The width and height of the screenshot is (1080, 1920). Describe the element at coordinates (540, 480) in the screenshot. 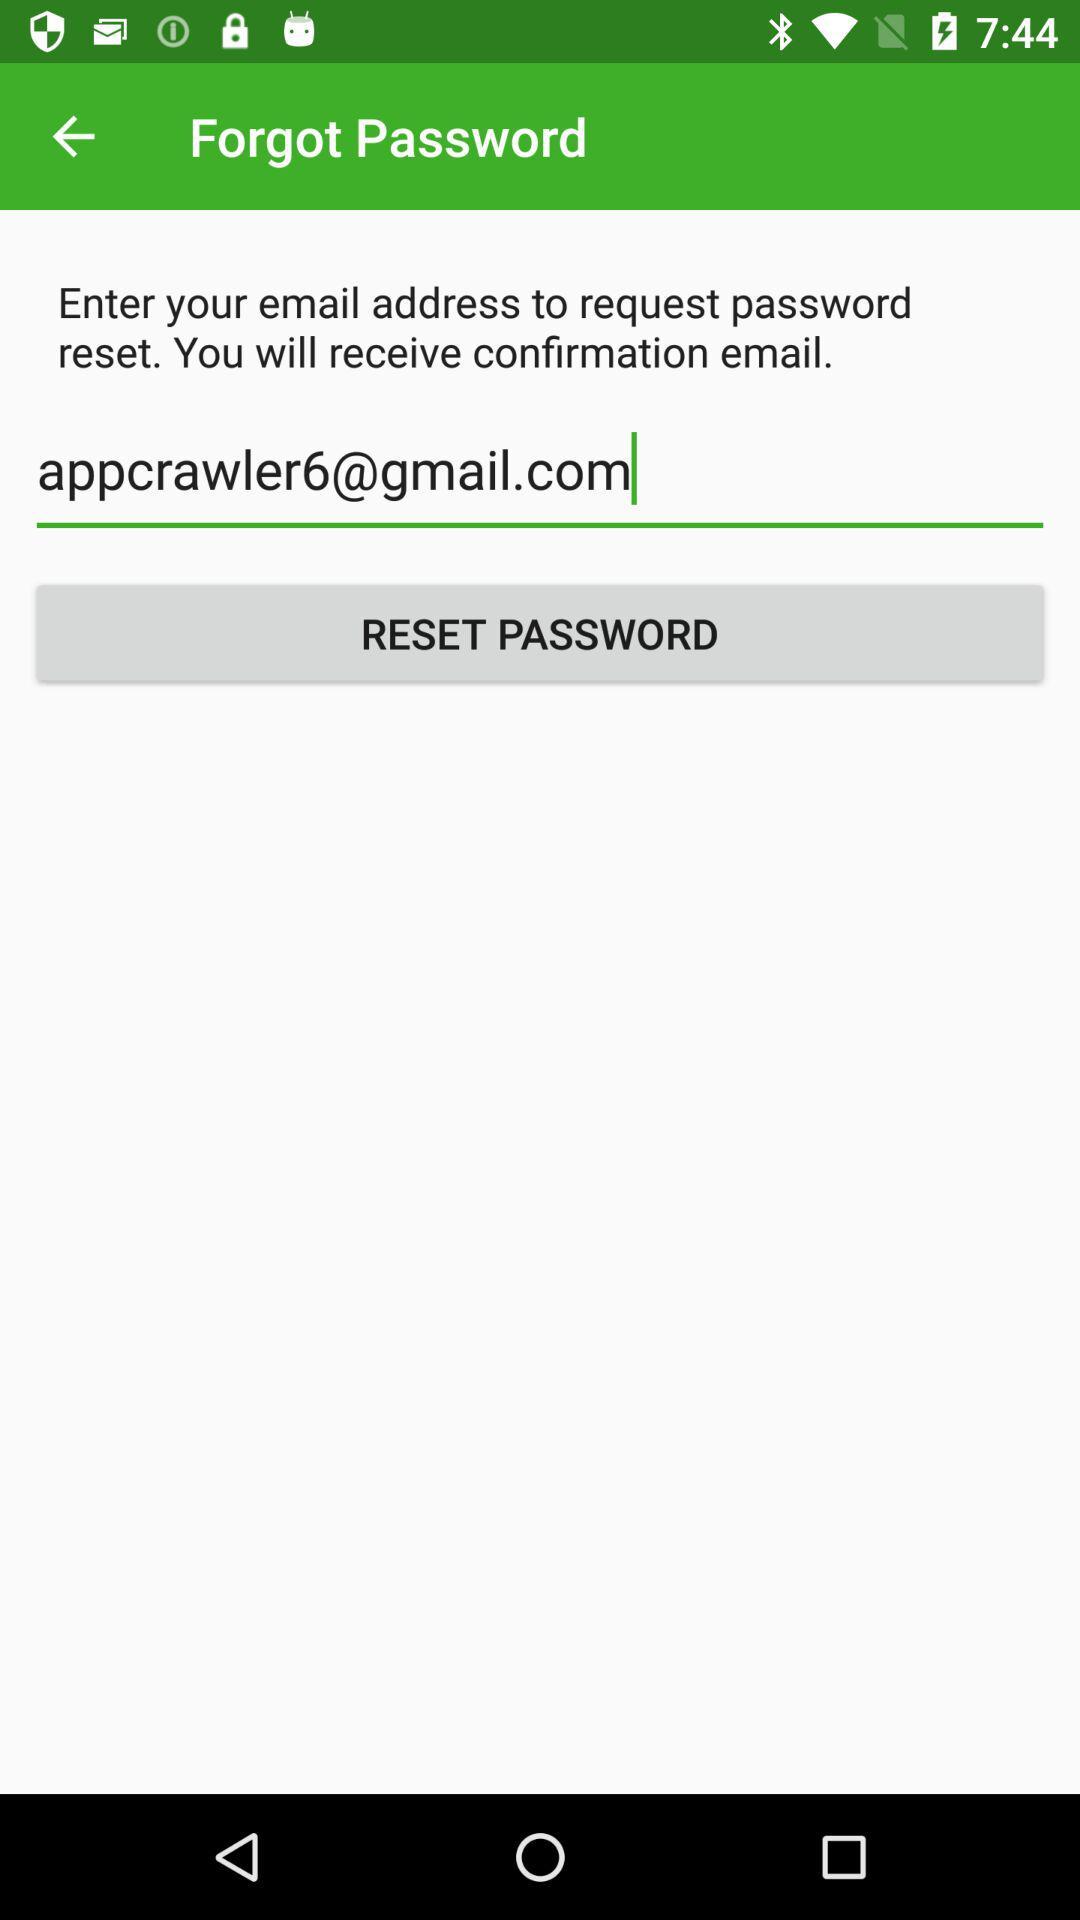

I see `icon below the enter your email icon` at that location.